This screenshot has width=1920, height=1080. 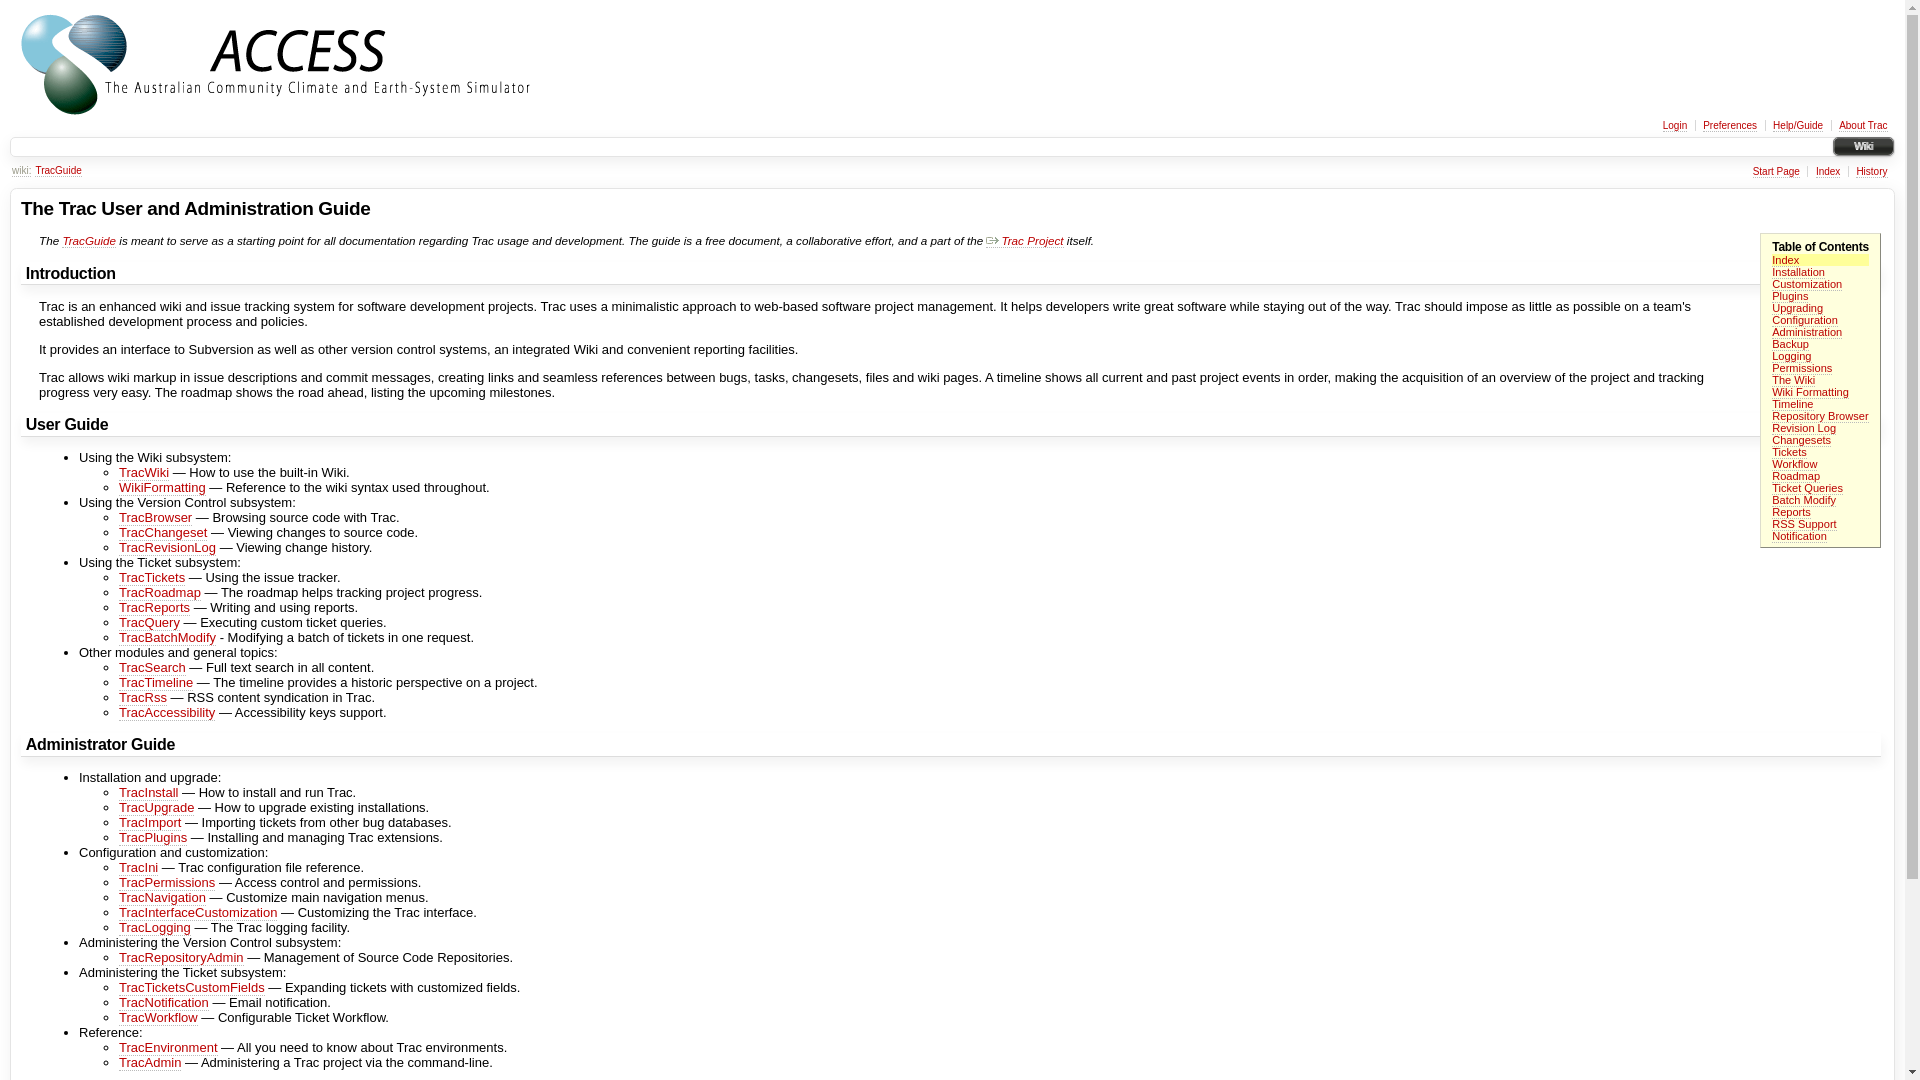 What do you see at coordinates (1791, 355) in the screenshot?
I see `'Logging'` at bounding box center [1791, 355].